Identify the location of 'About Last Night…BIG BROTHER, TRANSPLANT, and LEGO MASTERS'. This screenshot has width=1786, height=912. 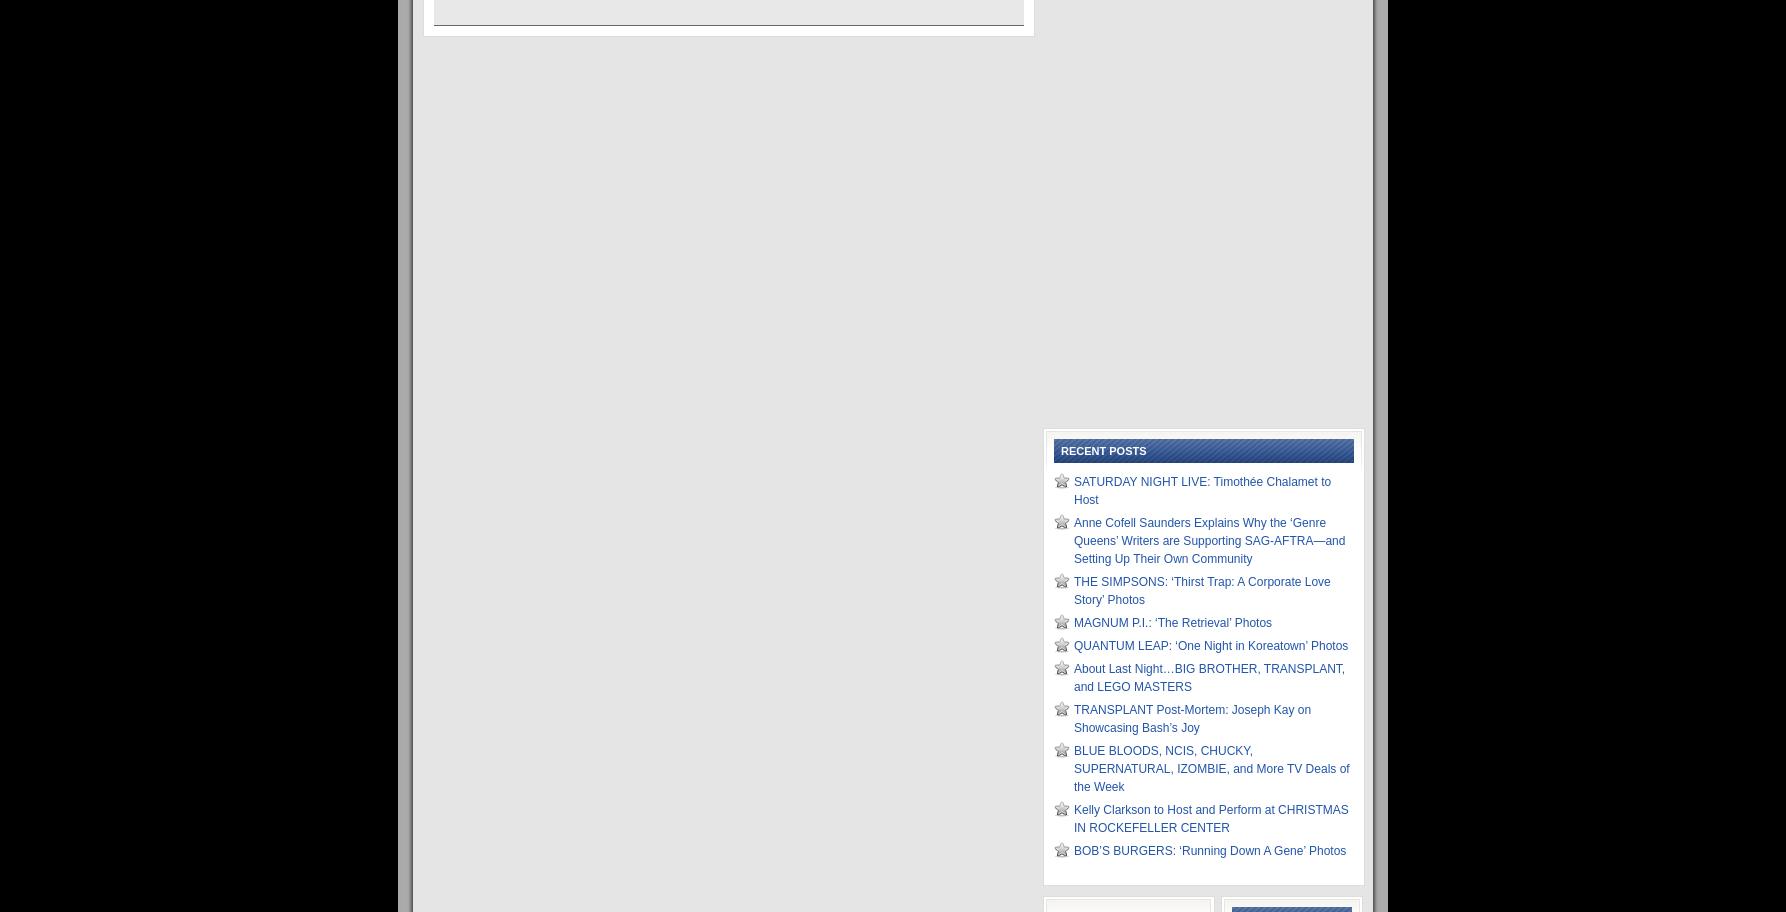
(1072, 676).